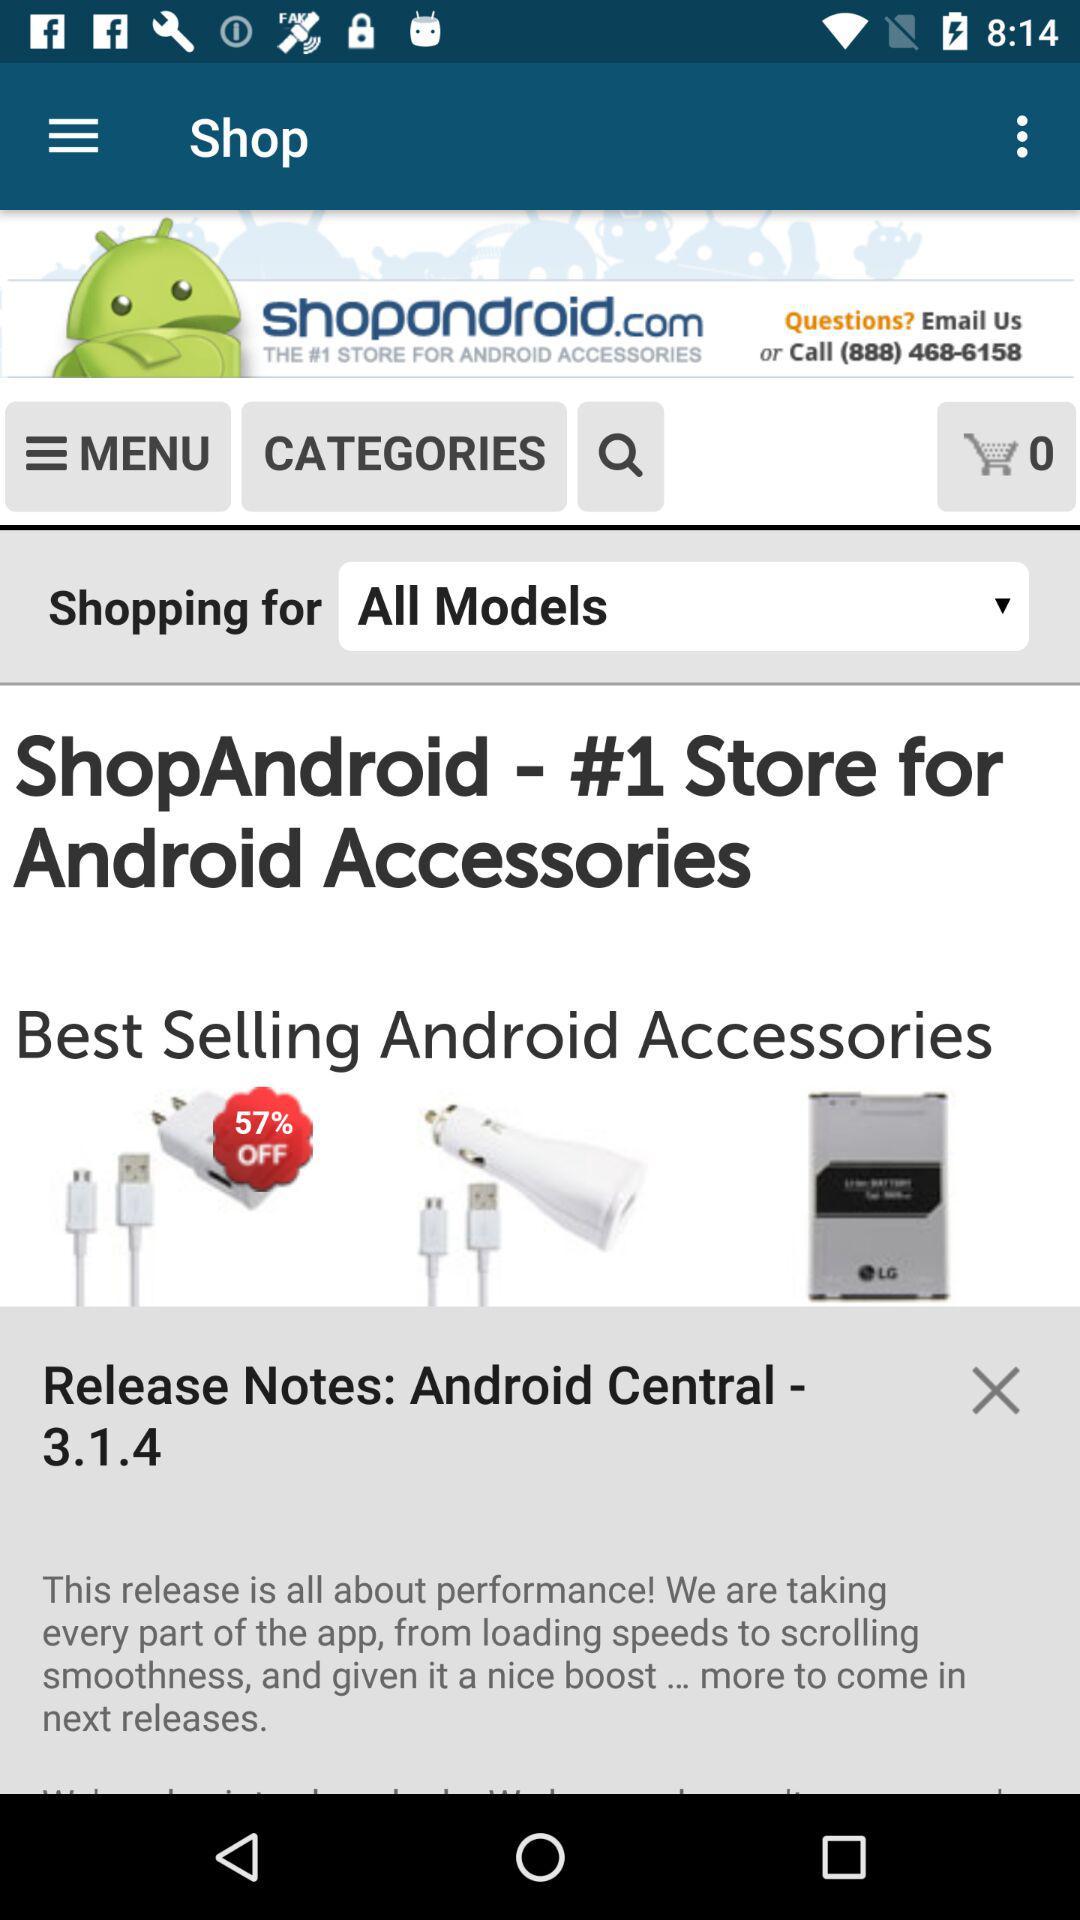 The height and width of the screenshot is (1920, 1080). What do you see at coordinates (995, 1389) in the screenshot?
I see `this pop-up` at bounding box center [995, 1389].